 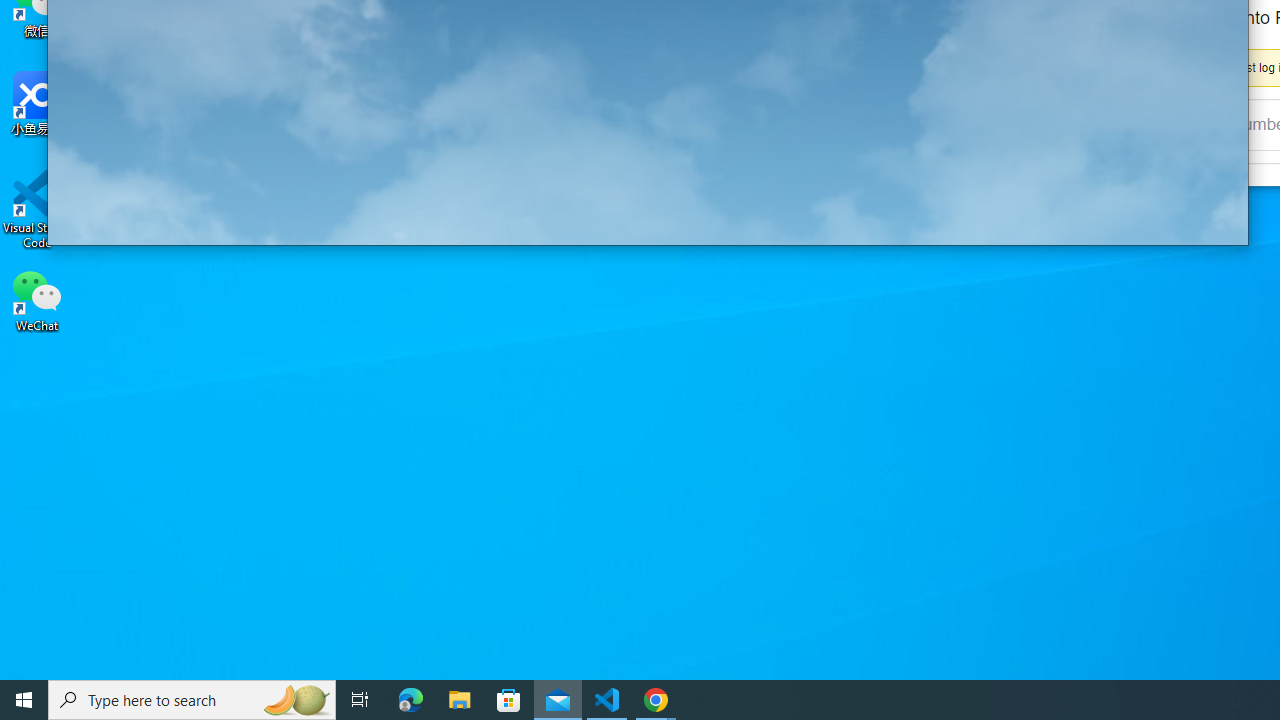 What do you see at coordinates (459, 698) in the screenshot?
I see `'File Explorer'` at bounding box center [459, 698].